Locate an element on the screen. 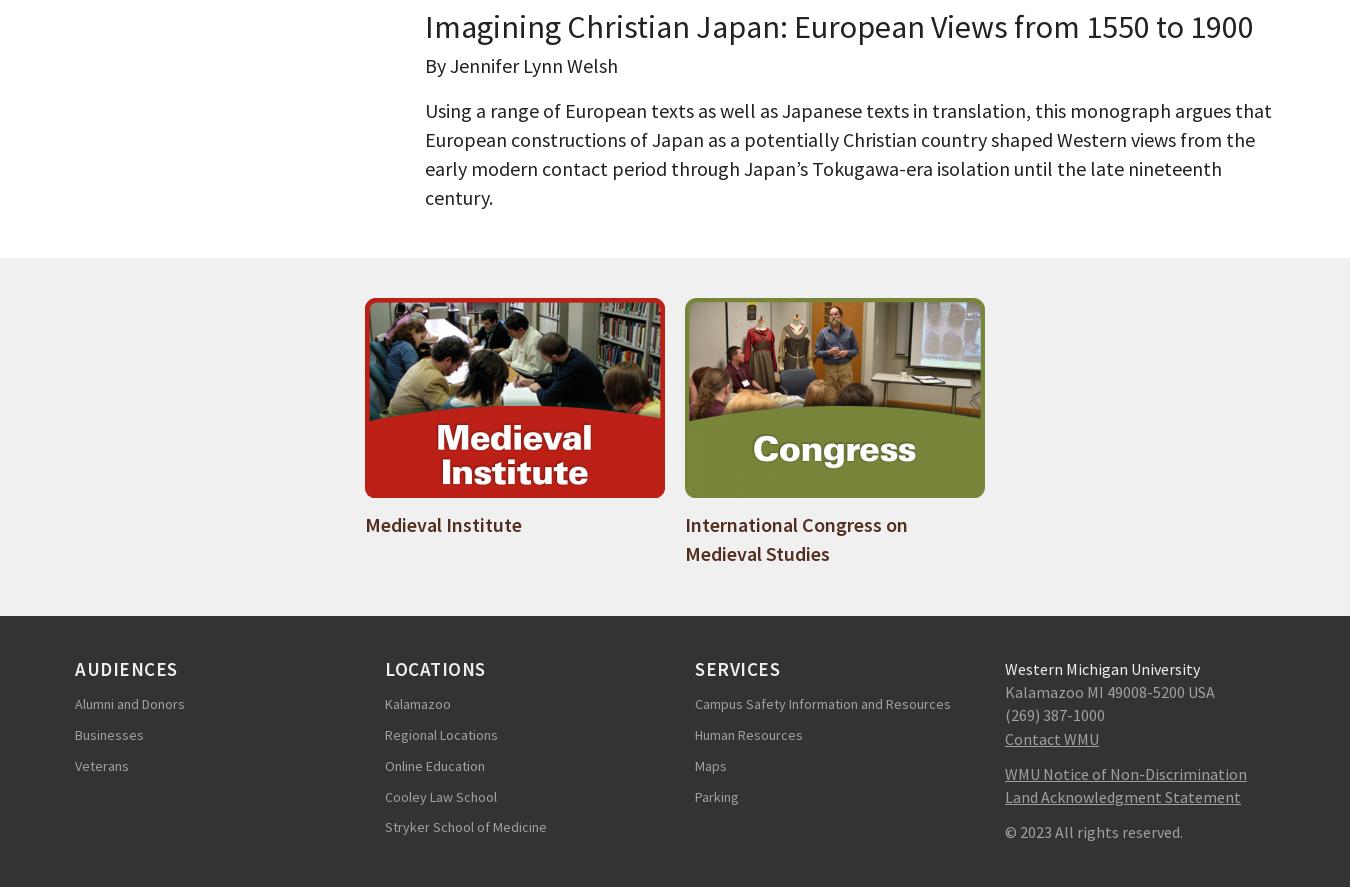 The width and height of the screenshot is (1350, 887). 'Alumni and Donors' is located at coordinates (130, 704).